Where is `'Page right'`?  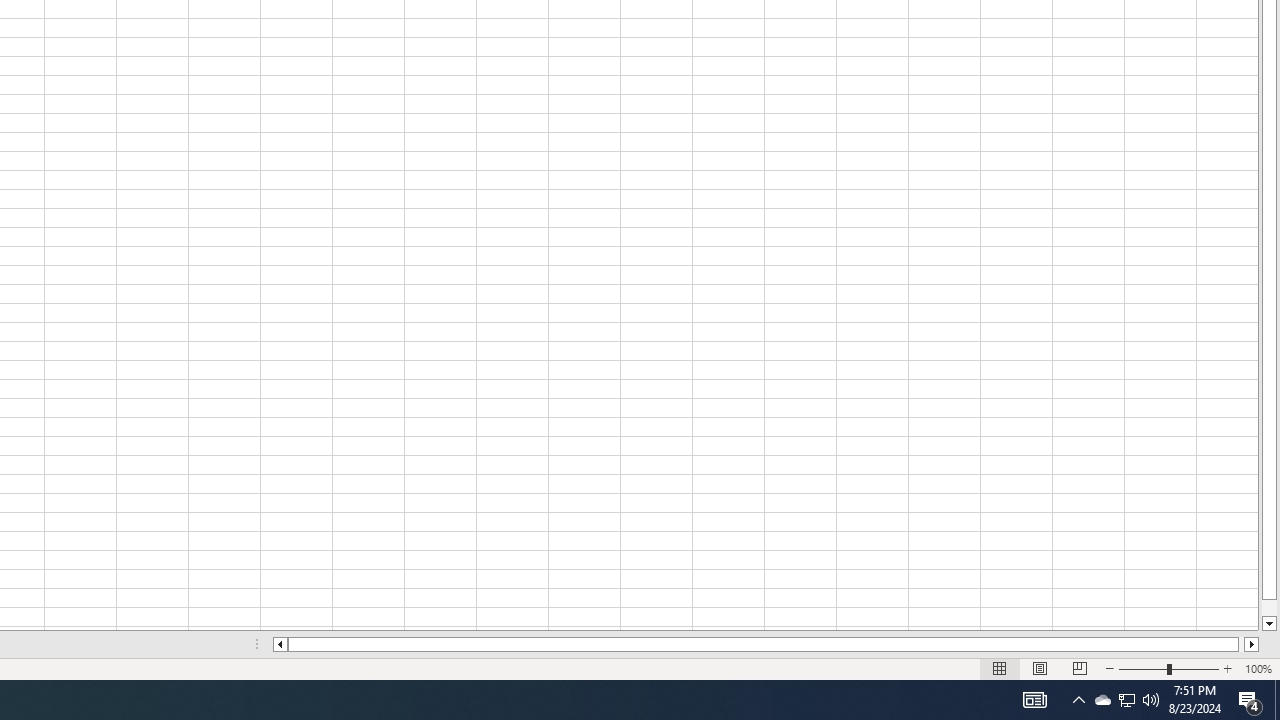 'Page right' is located at coordinates (1240, 644).